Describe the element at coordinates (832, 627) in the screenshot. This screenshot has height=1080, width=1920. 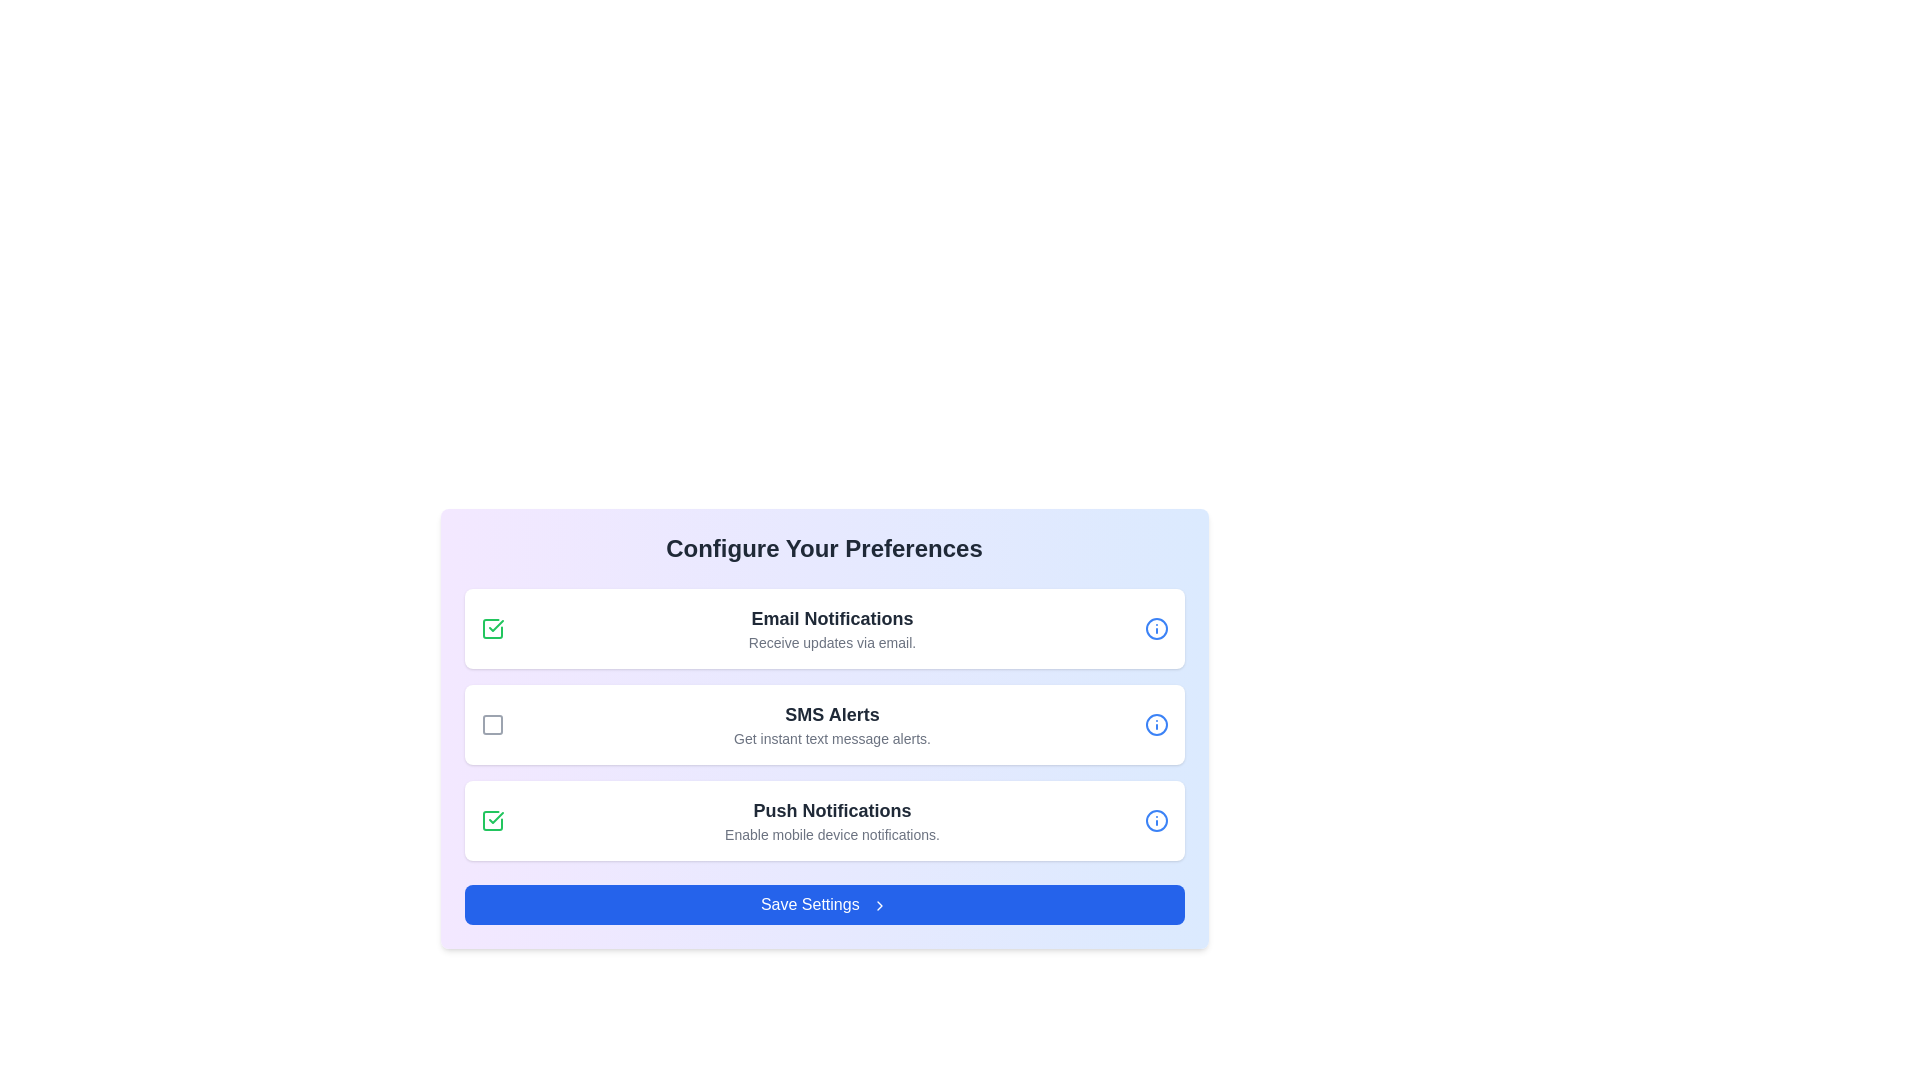
I see `the 'Email Notifications' text block, which contains the title in bold and the description in smaller font, located in the first row of settings options` at that location.